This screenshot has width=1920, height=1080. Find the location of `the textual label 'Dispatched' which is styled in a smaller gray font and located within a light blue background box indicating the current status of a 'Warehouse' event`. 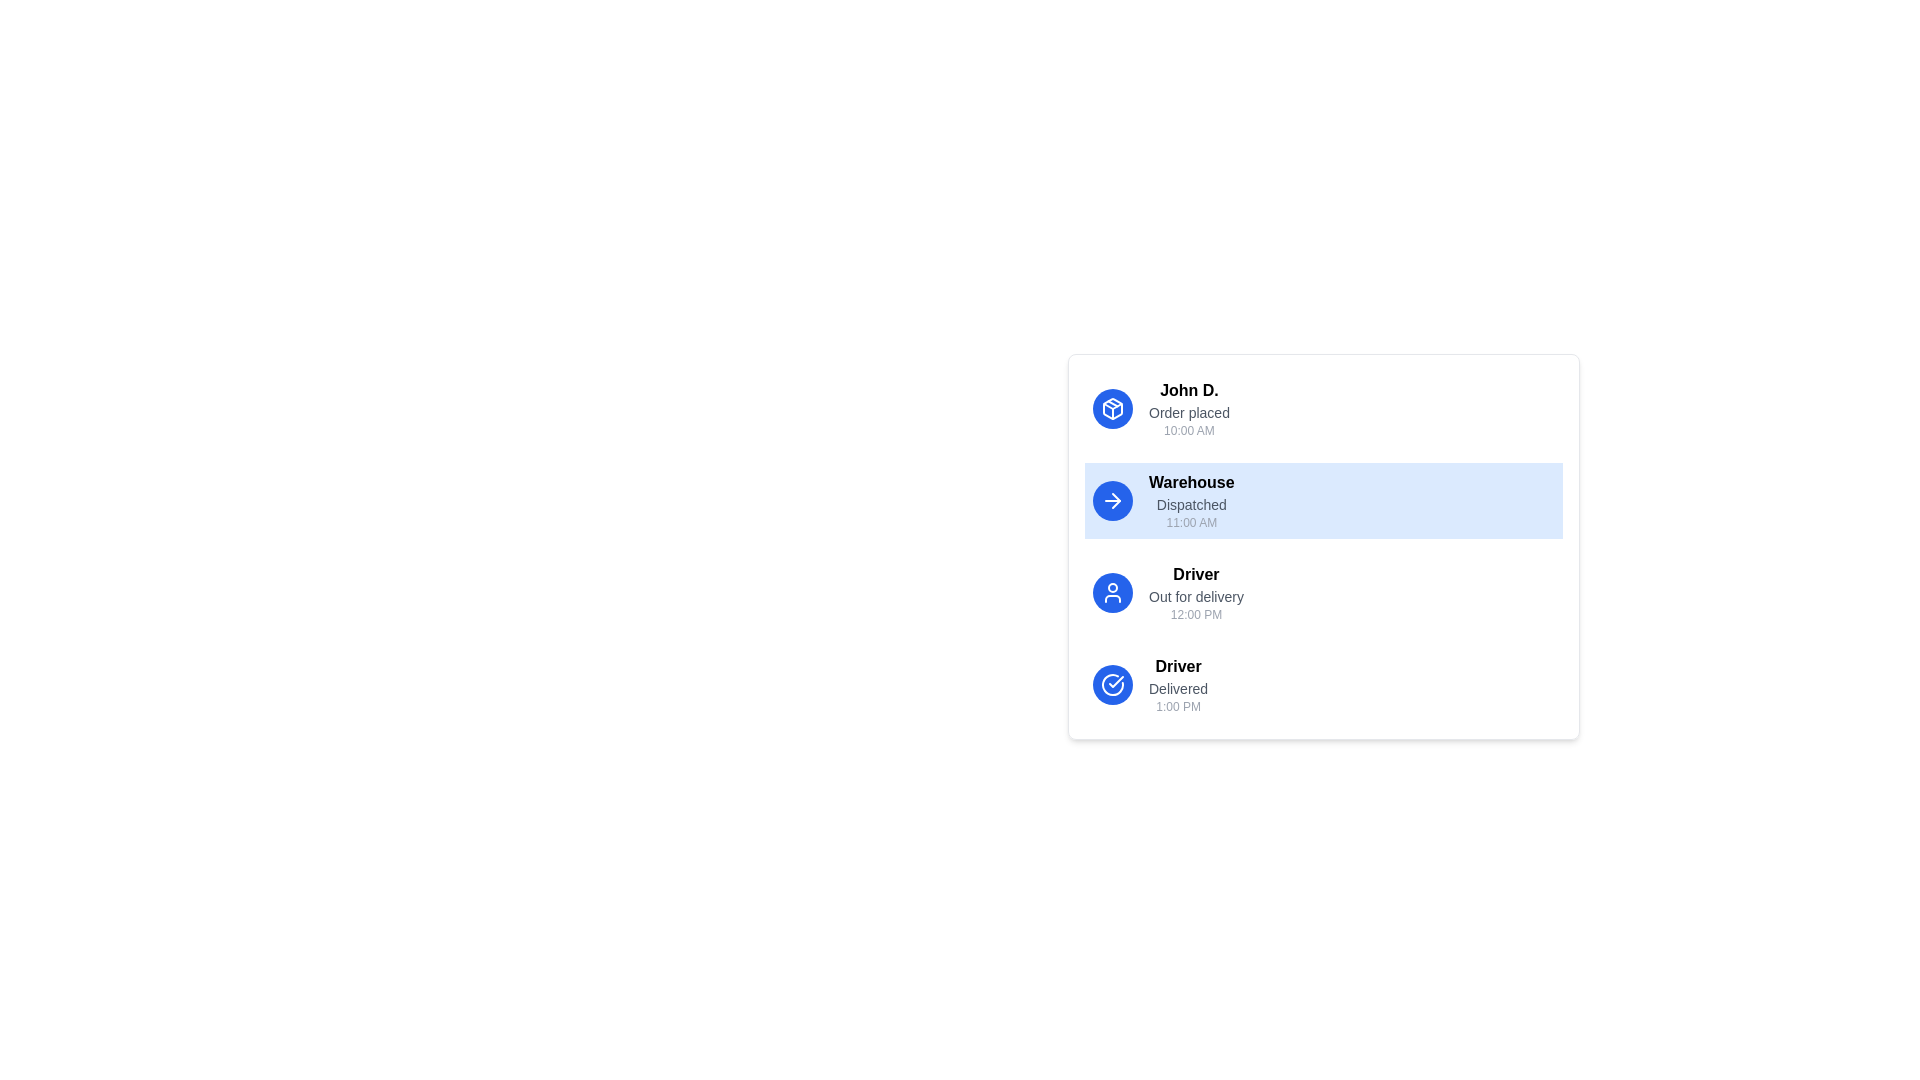

the textual label 'Dispatched' which is styled in a smaller gray font and located within a light blue background box indicating the current status of a 'Warehouse' event is located at coordinates (1191, 504).